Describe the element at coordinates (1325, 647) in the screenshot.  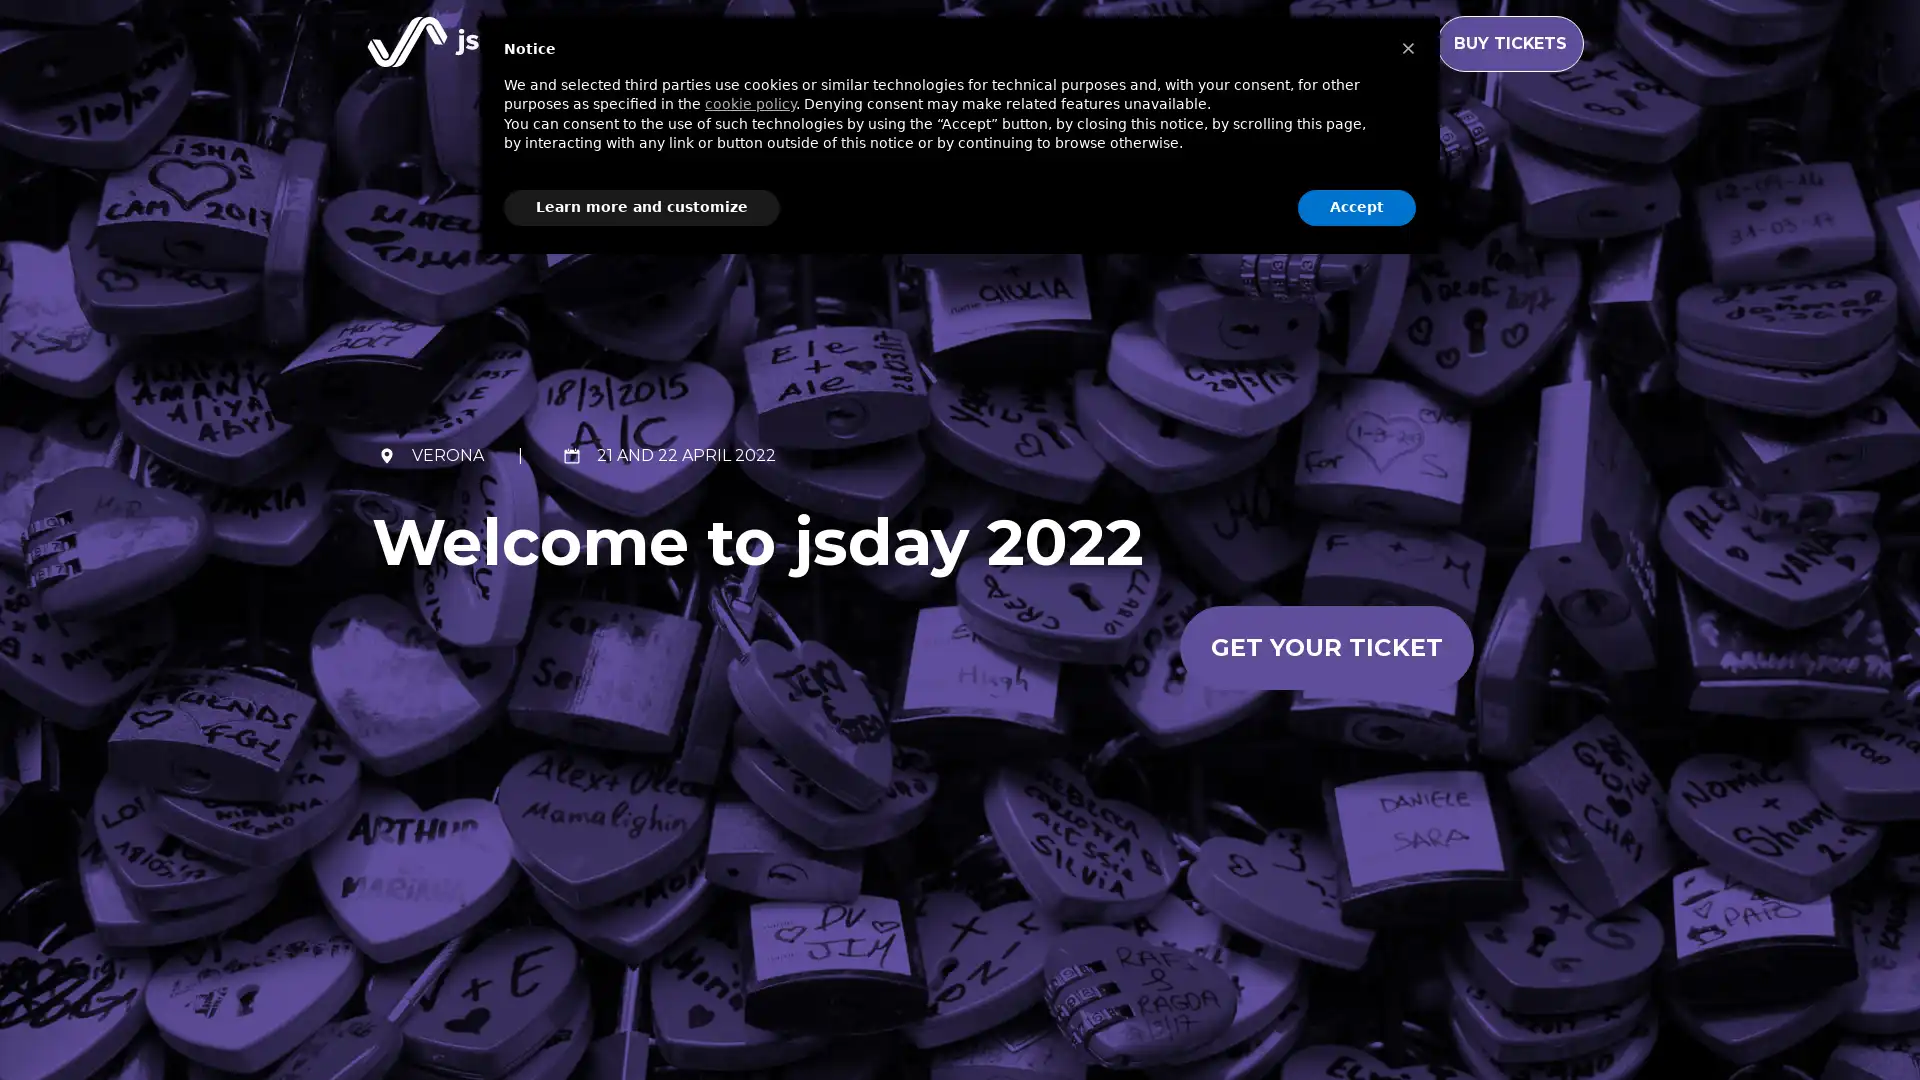
I see `Get your ticket` at that location.